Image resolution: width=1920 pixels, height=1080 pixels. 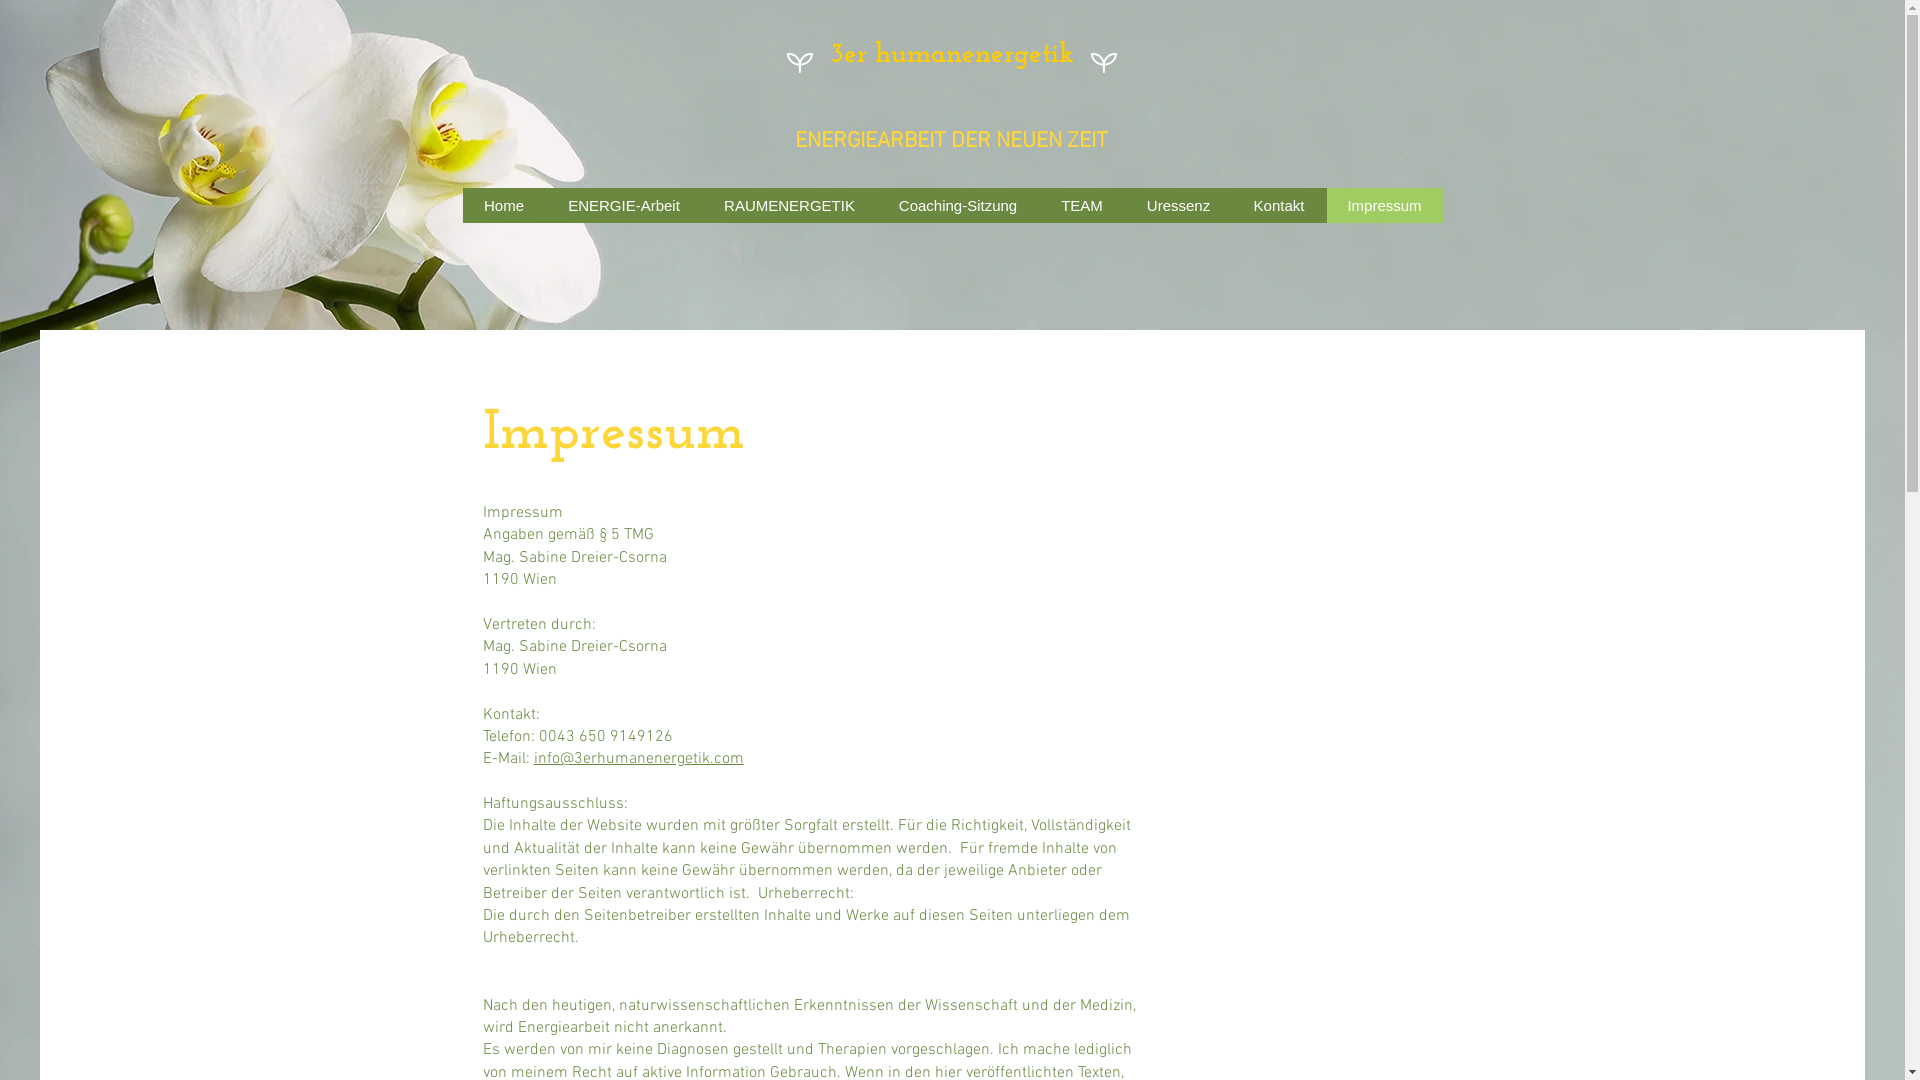 I want to click on 'Uressenz', so click(x=1177, y=205).